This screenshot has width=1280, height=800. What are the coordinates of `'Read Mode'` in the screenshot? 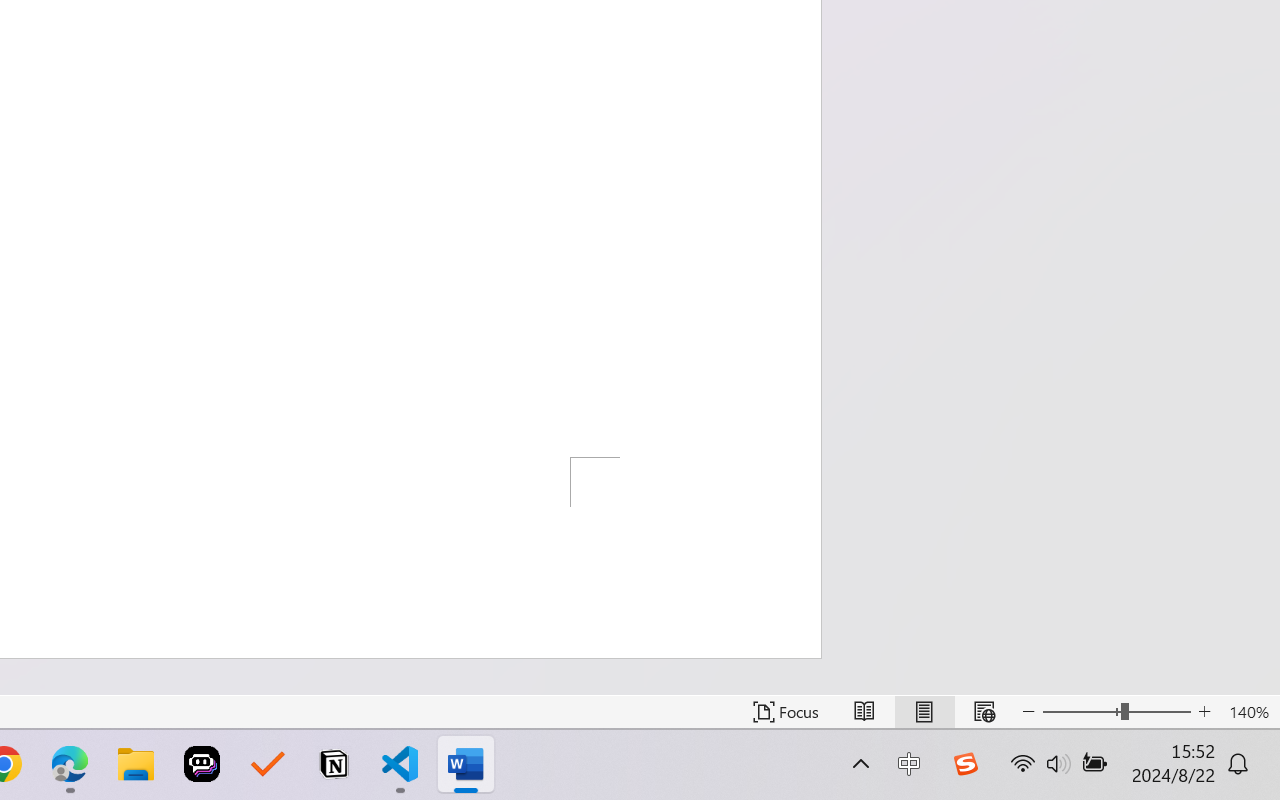 It's located at (864, 711).